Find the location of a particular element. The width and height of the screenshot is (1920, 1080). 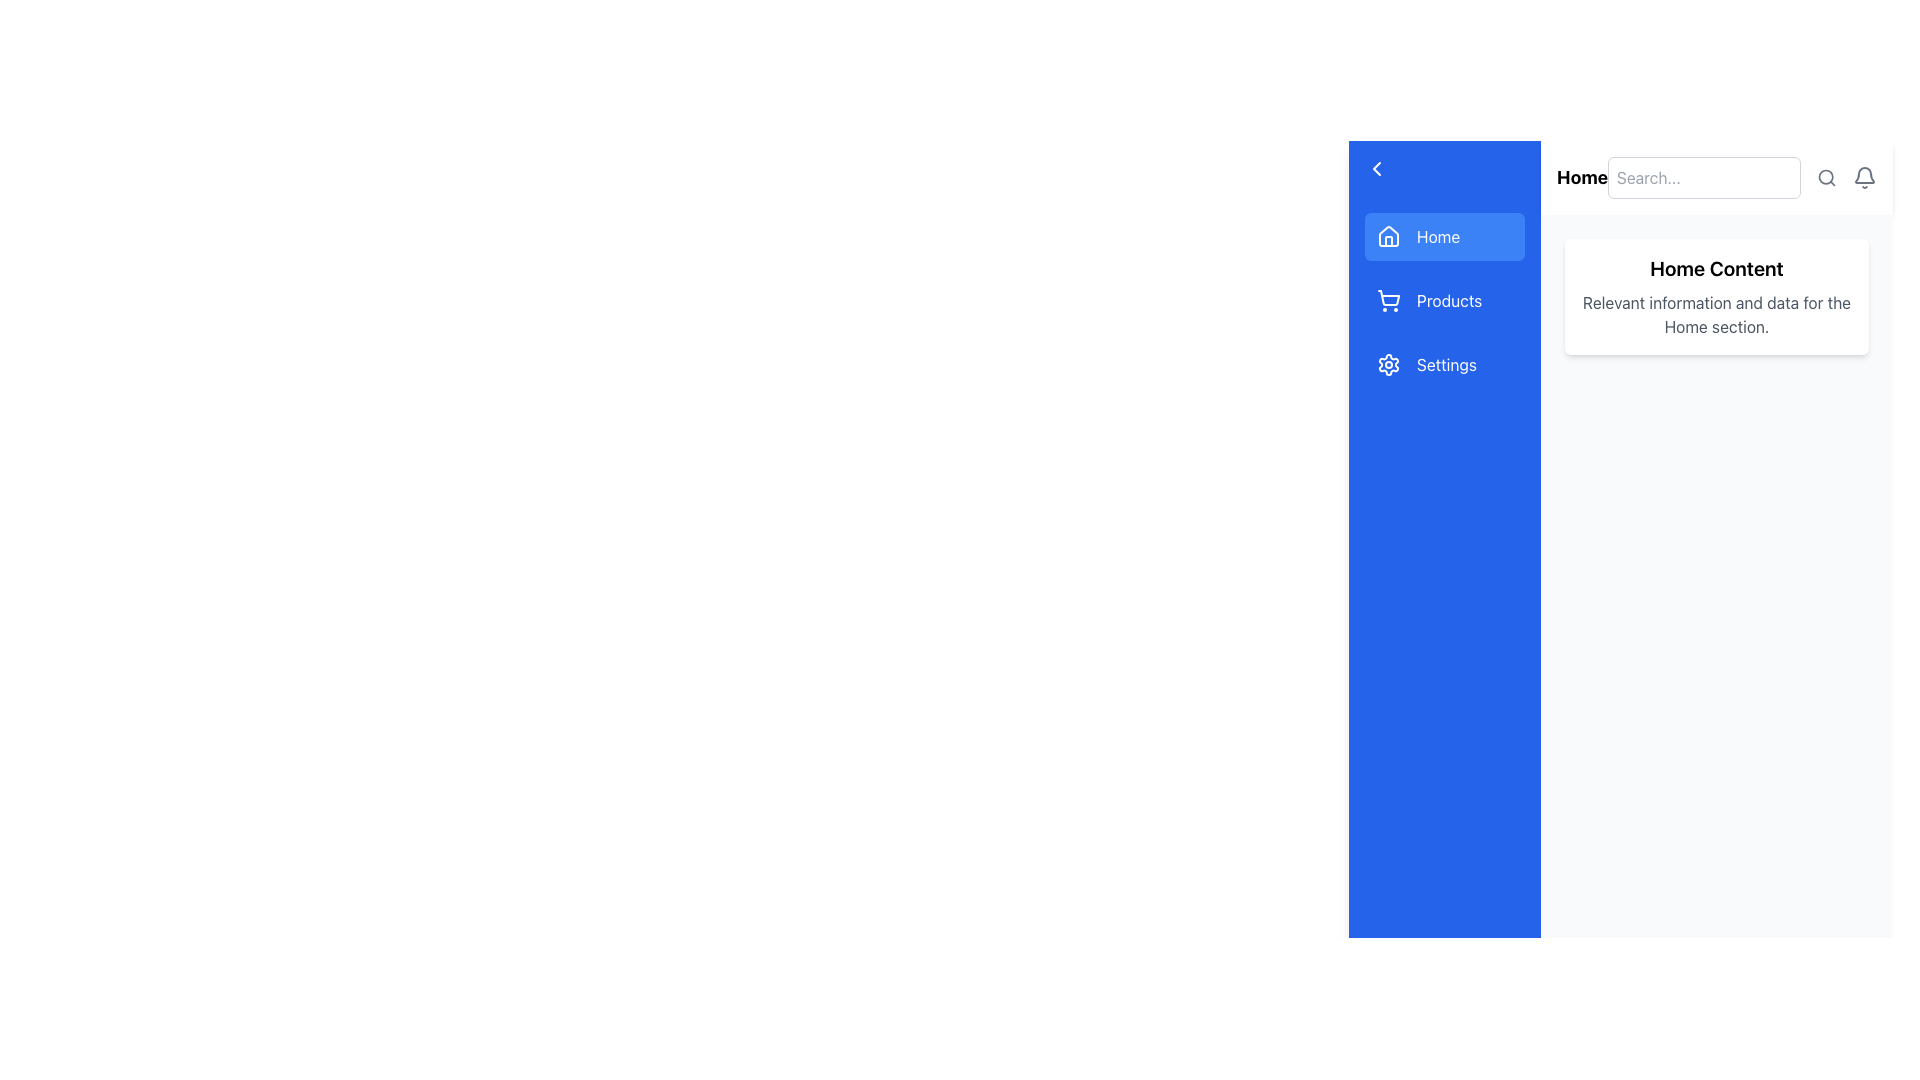

the left-pointing chevron icon rendered in white over a blue background located in the top-left section of the blue navigation panel is located at coordinates (1376, 168).